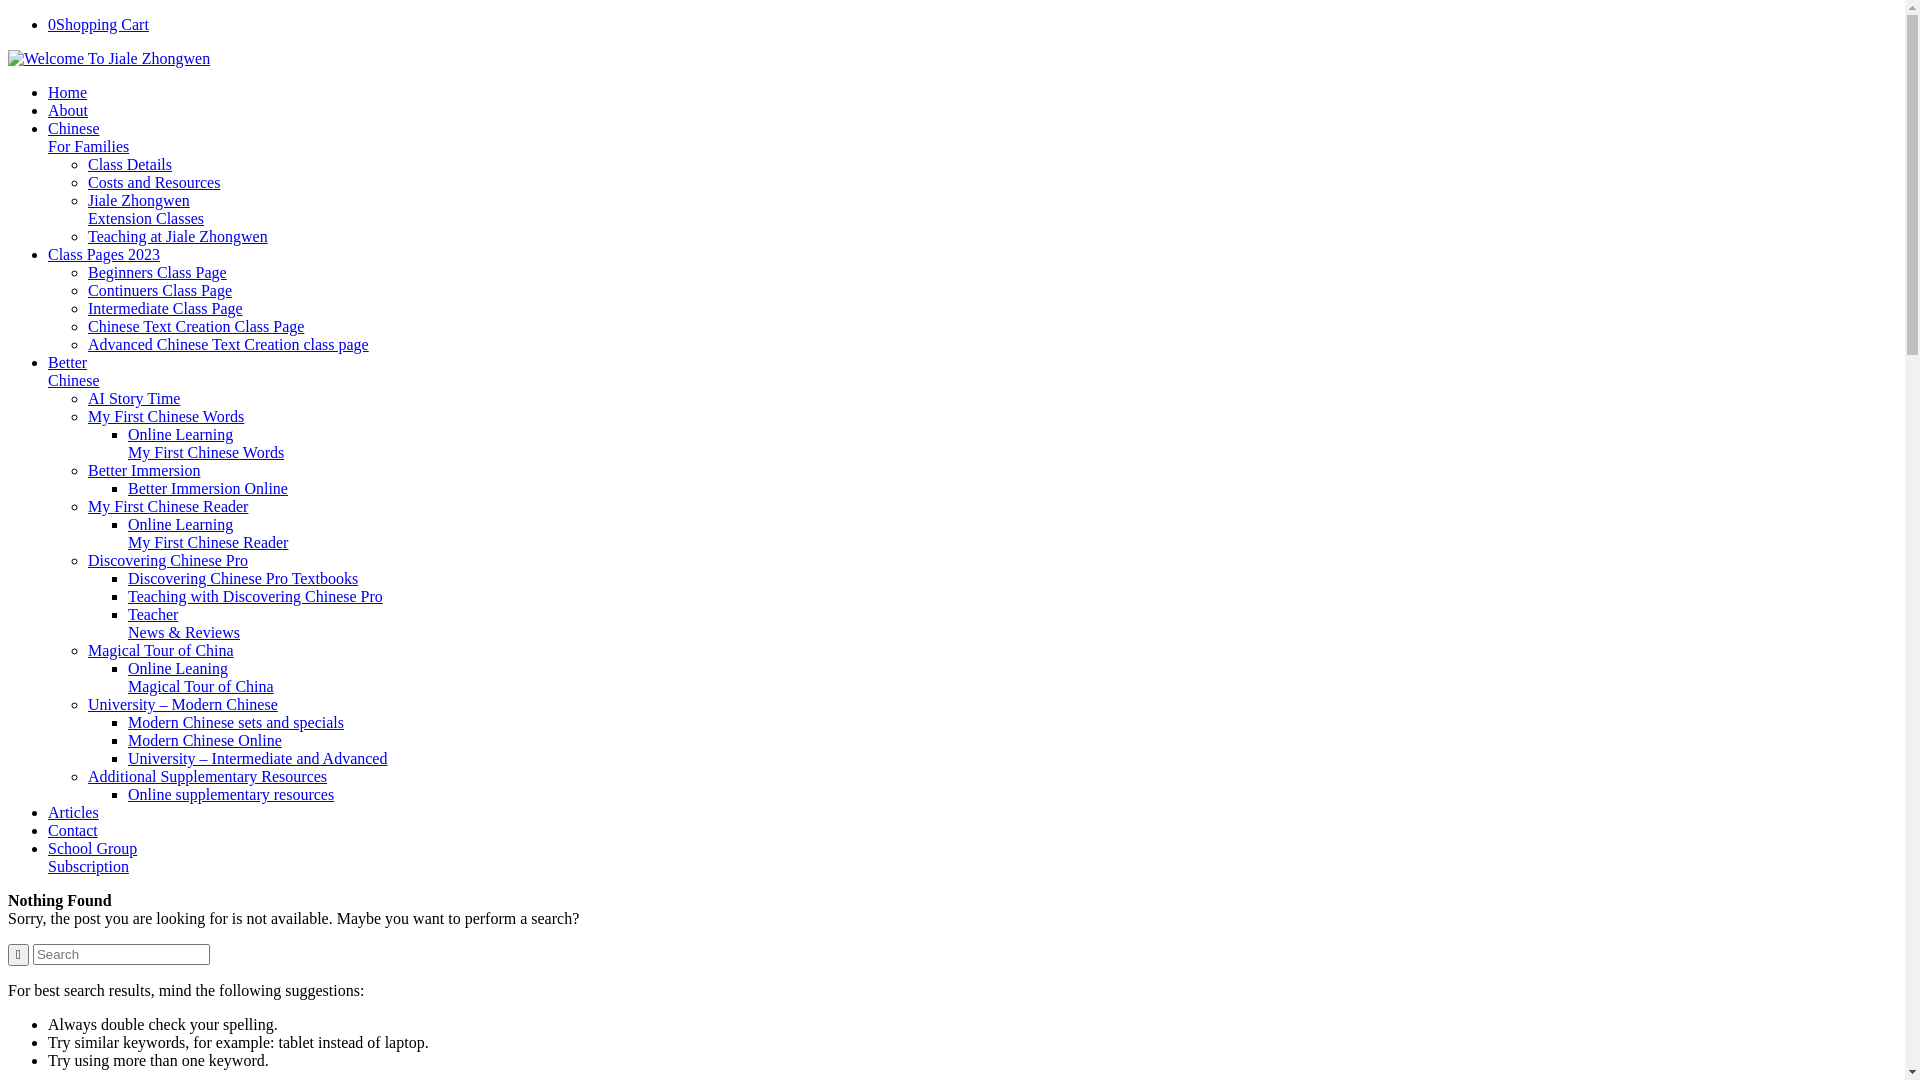  Describe the element at coordinates (207, 488) in the screenshot. I see `'Better Immersion Online'` at that location.